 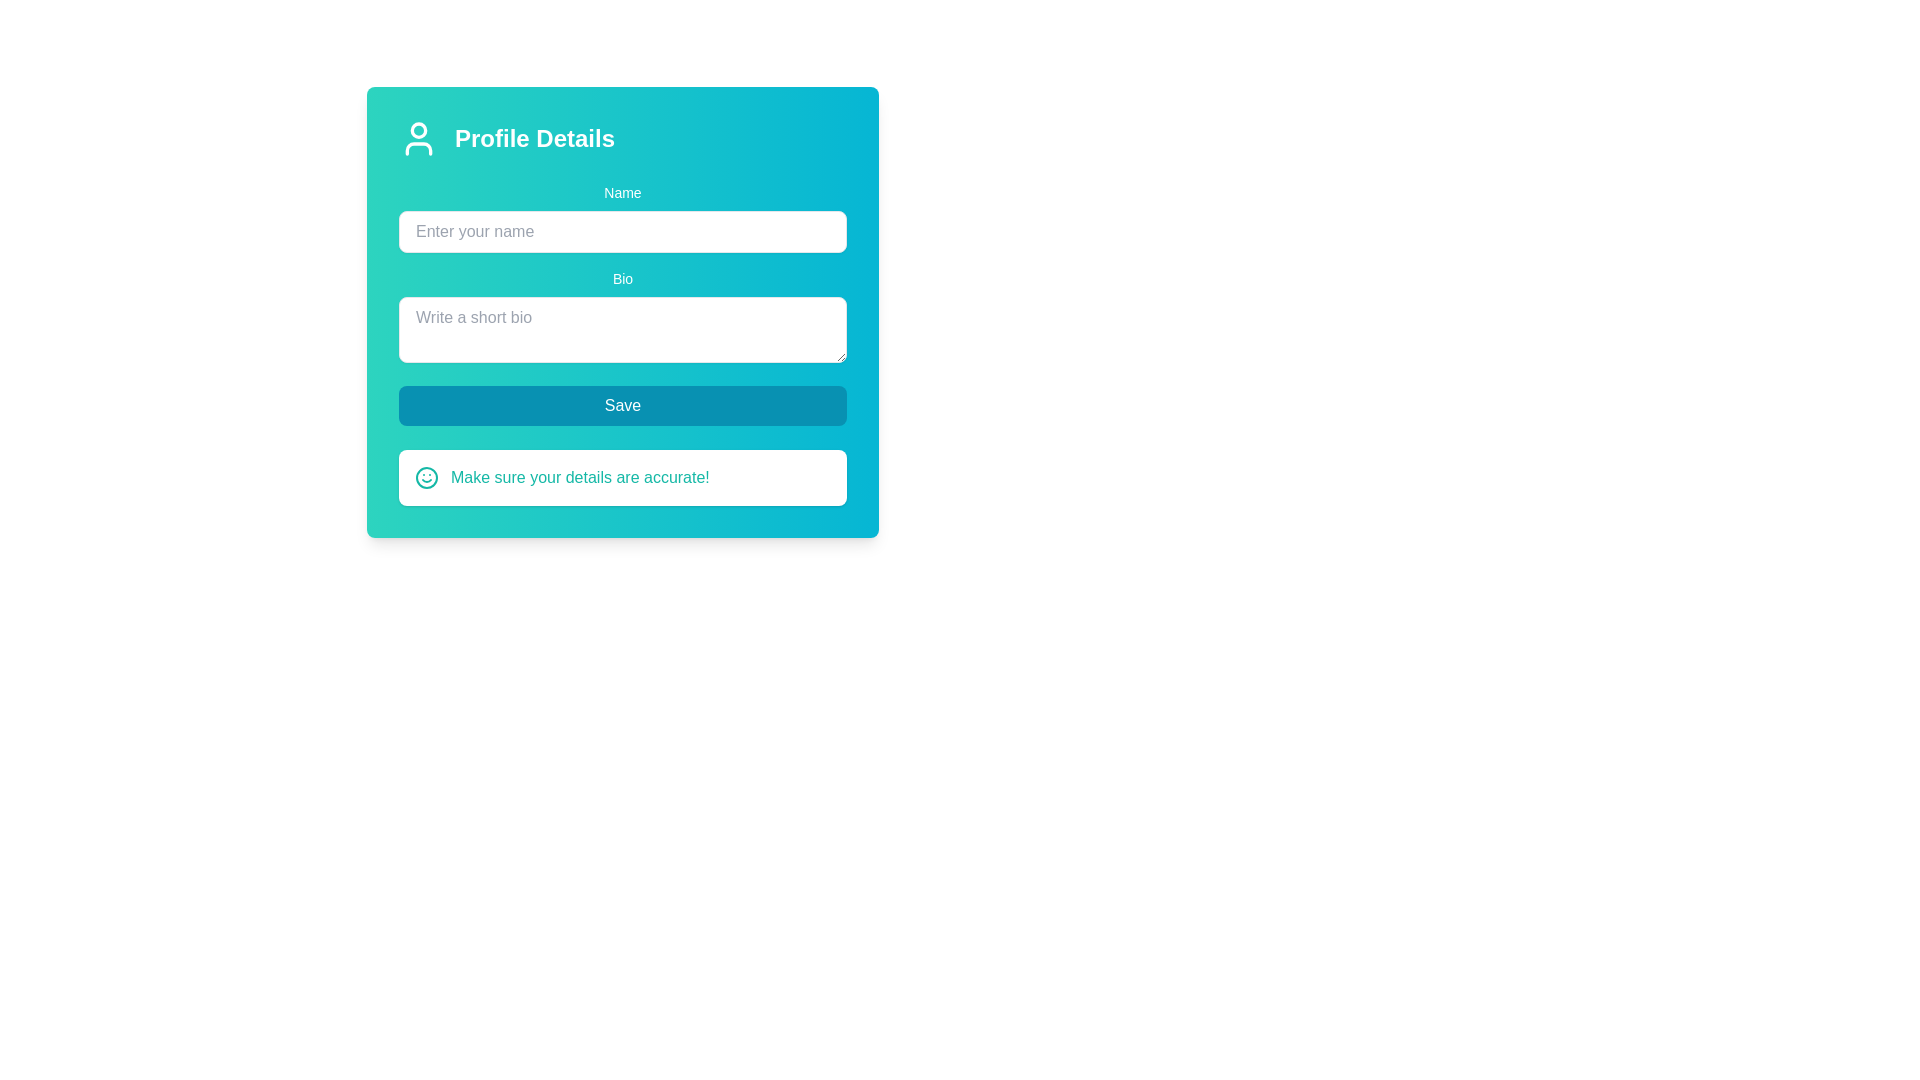 What do you see at coordinates (622, 478) in the screenshot?
I see `the Notification Banner located directly below the 'Save' button in the profile editing form, which informs the user to verify their entered details before saving` at bounding box center [622, 478].